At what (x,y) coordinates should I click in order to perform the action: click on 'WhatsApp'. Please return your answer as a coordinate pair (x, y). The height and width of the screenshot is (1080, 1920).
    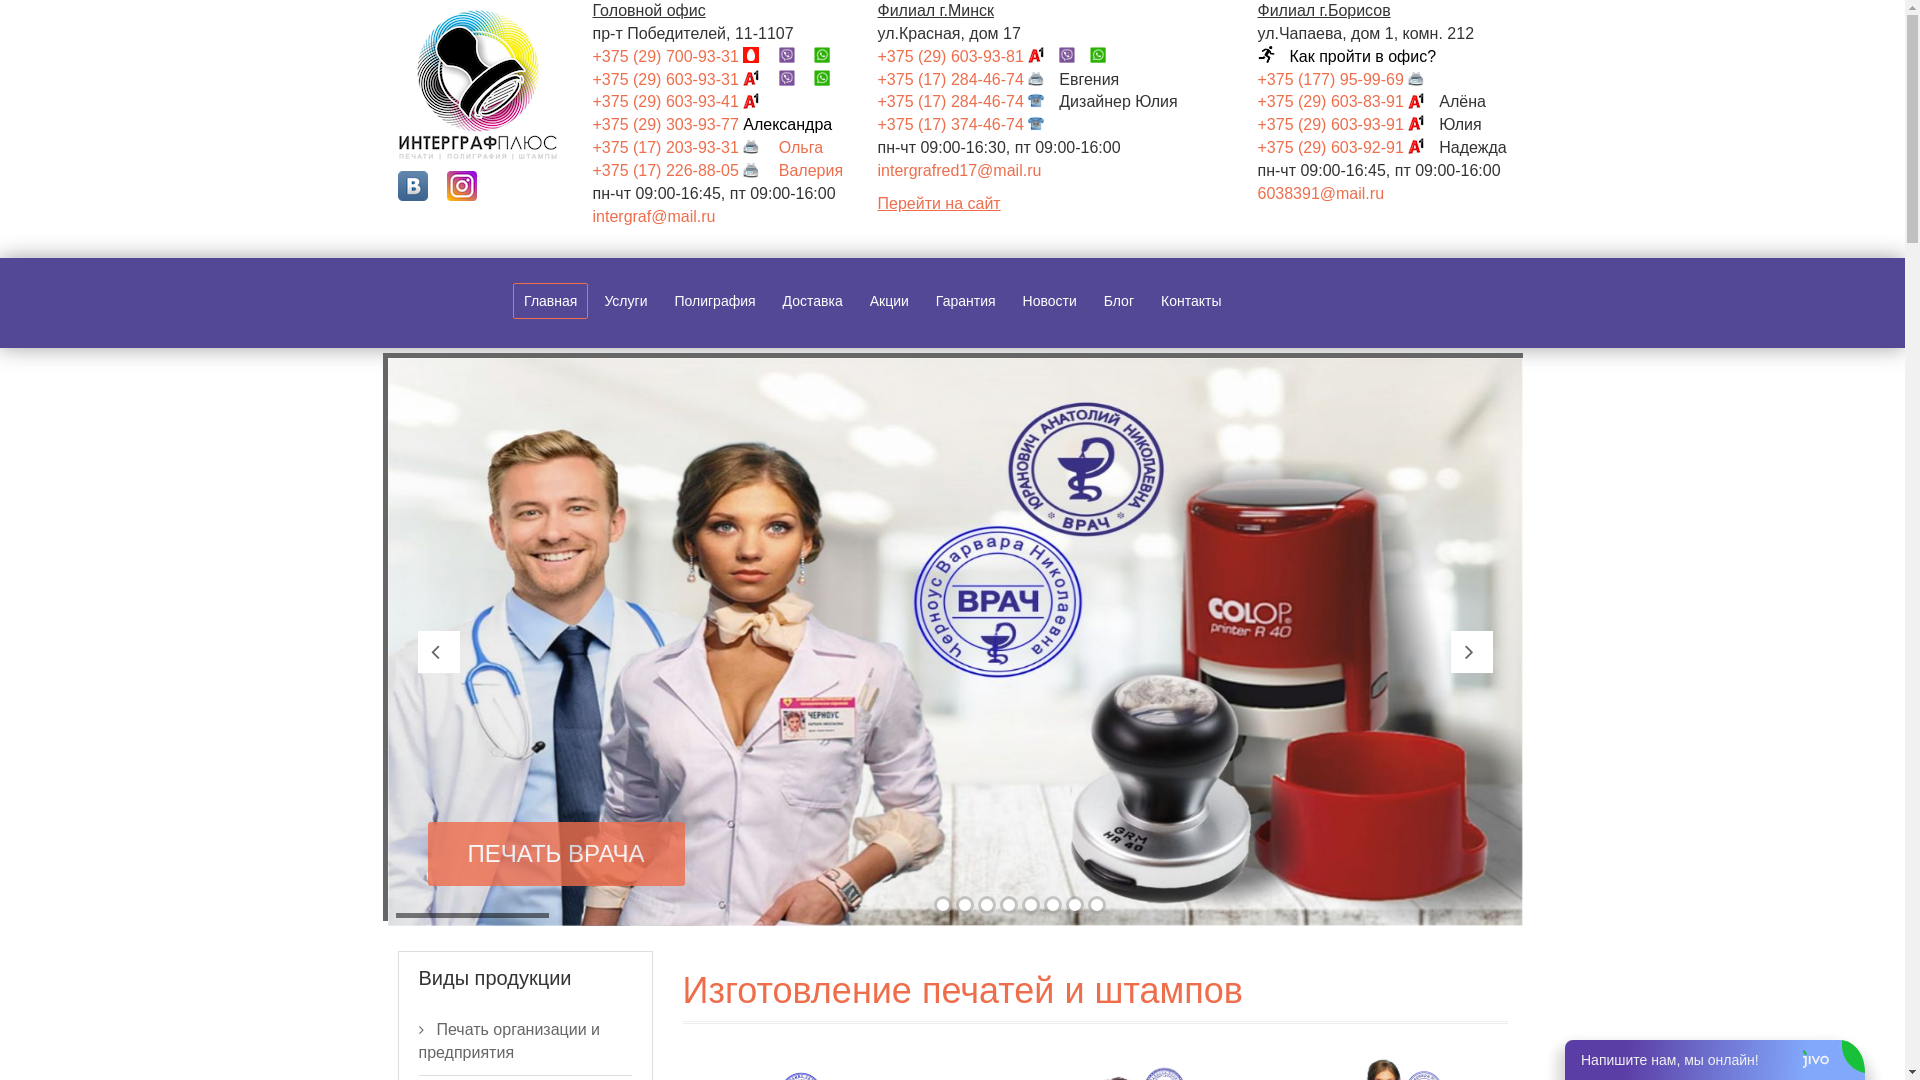
    Looking at the image, I should click on (829, 55).